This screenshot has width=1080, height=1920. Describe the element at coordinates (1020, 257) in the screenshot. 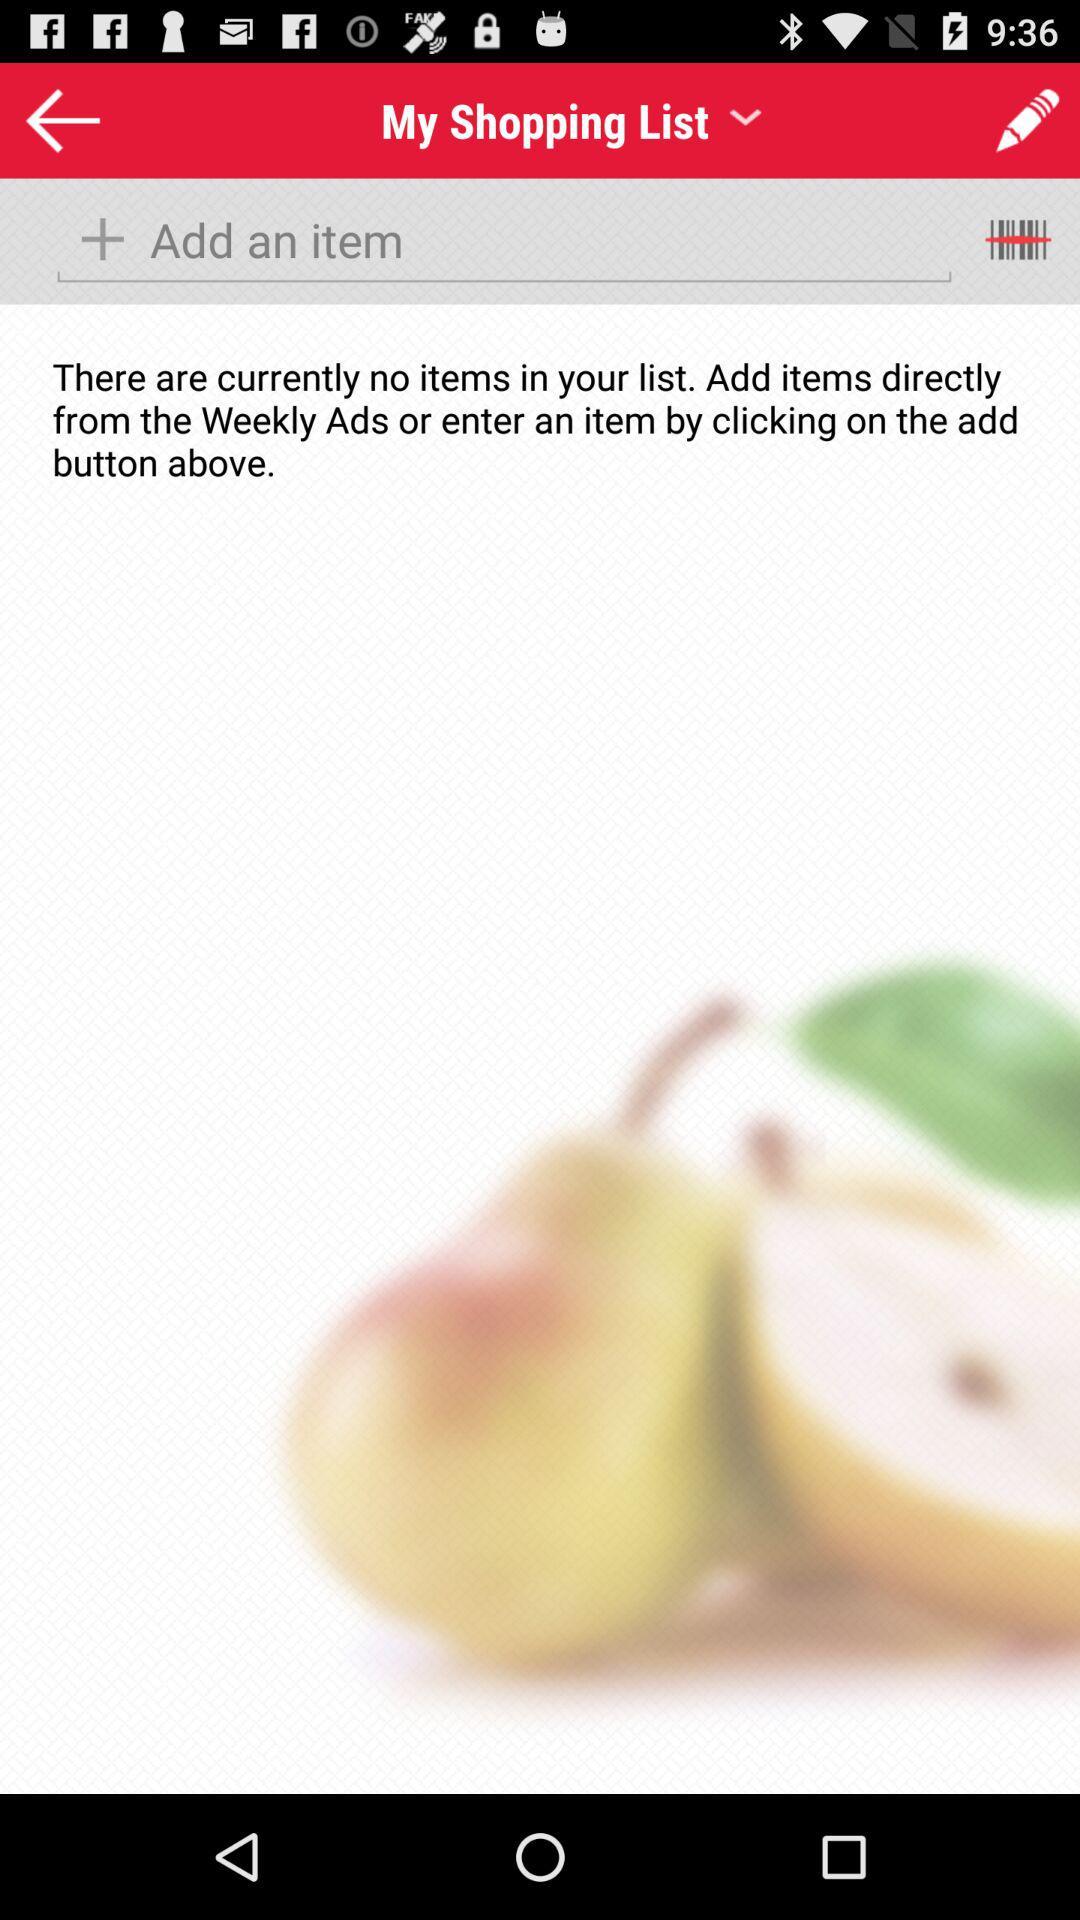

I see `the sliders icon` at that location.